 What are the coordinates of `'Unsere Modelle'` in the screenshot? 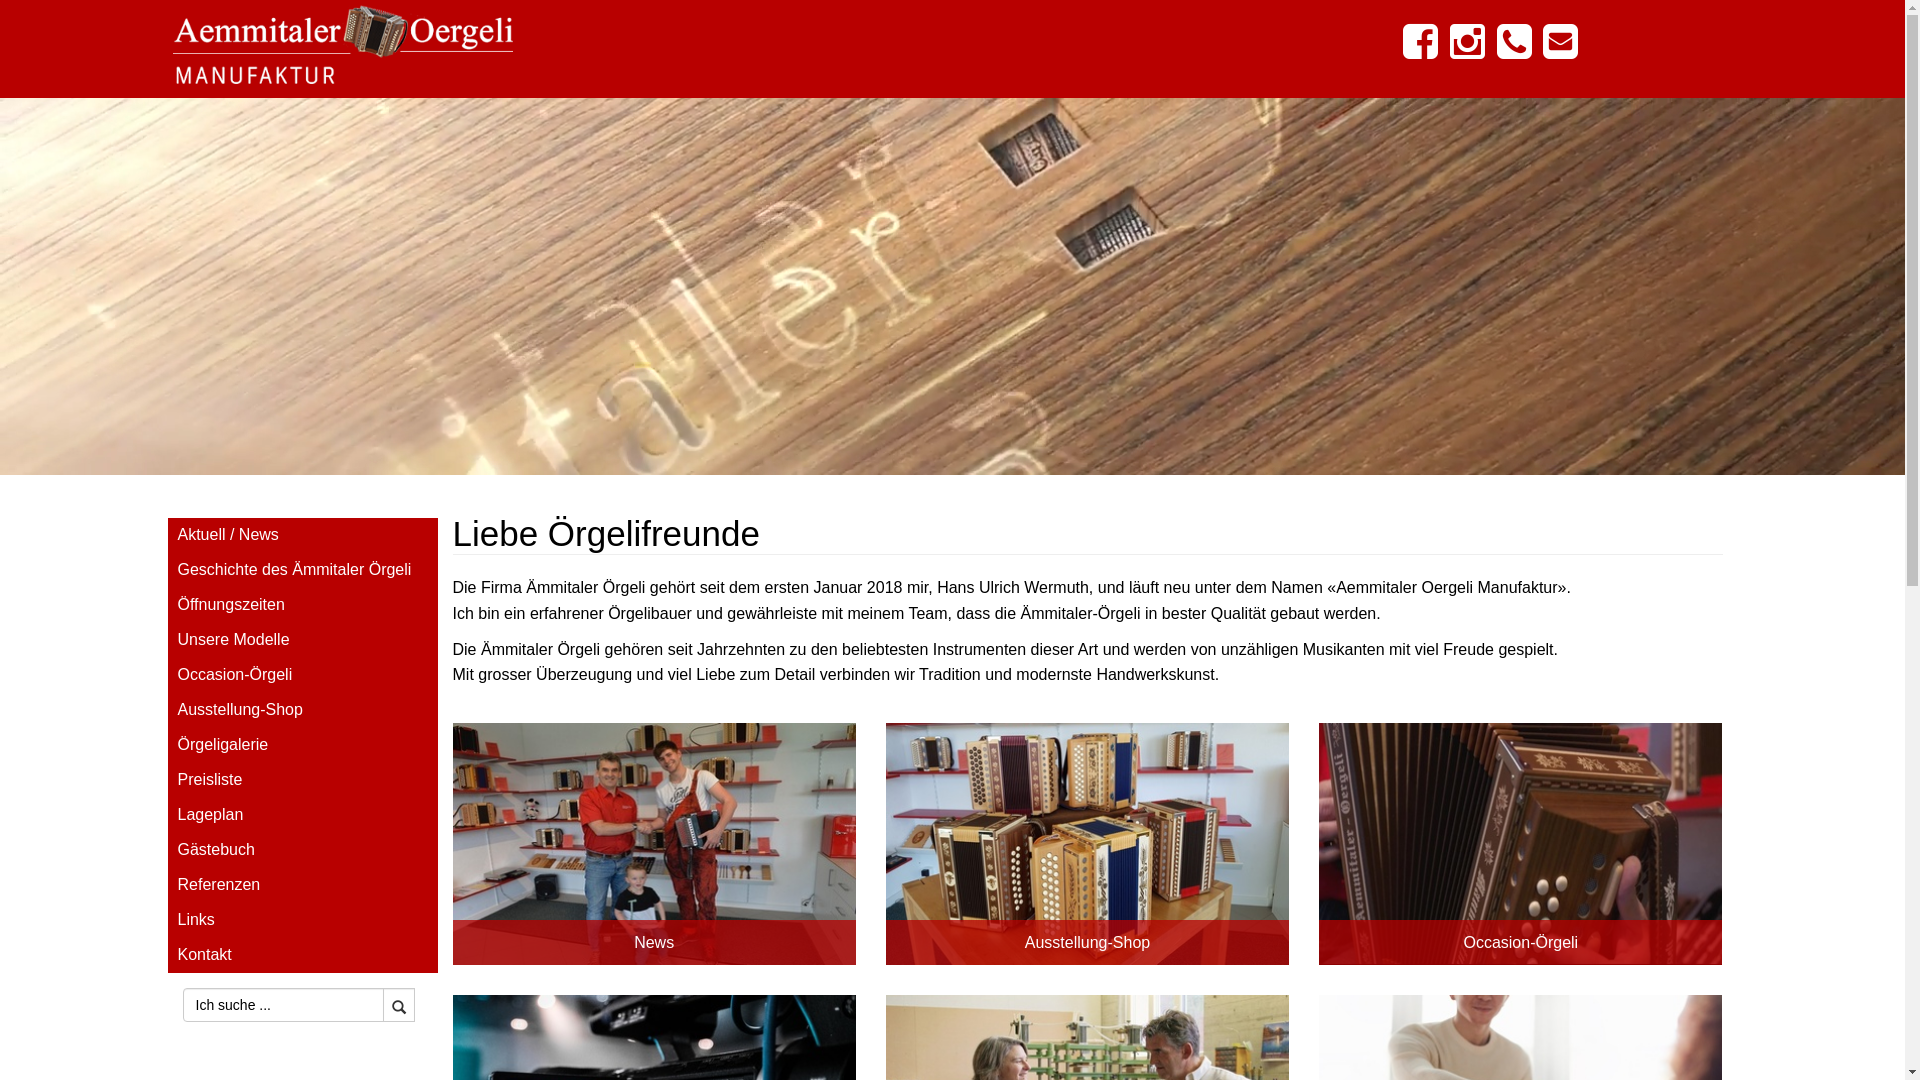 It's located at (301, 640).